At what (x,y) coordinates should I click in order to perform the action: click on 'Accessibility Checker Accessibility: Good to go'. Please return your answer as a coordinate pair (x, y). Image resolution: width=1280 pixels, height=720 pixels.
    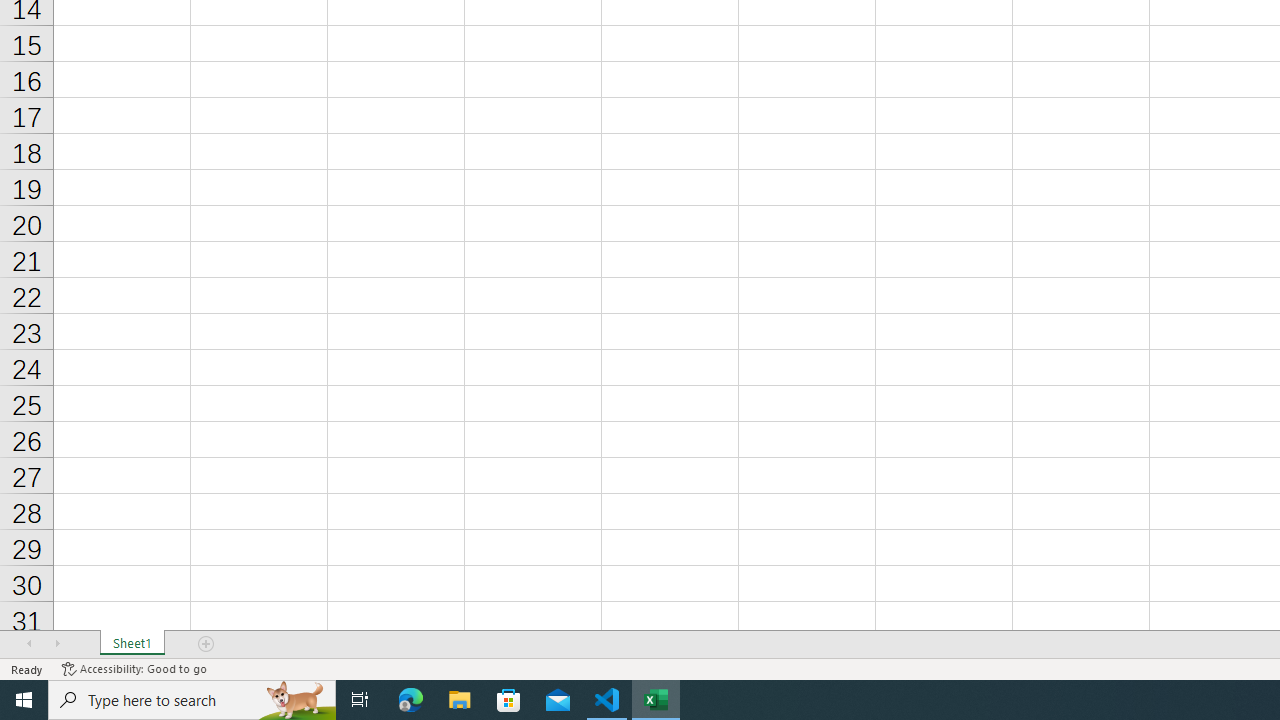
    Looking at the image, I should click on (133, 669).